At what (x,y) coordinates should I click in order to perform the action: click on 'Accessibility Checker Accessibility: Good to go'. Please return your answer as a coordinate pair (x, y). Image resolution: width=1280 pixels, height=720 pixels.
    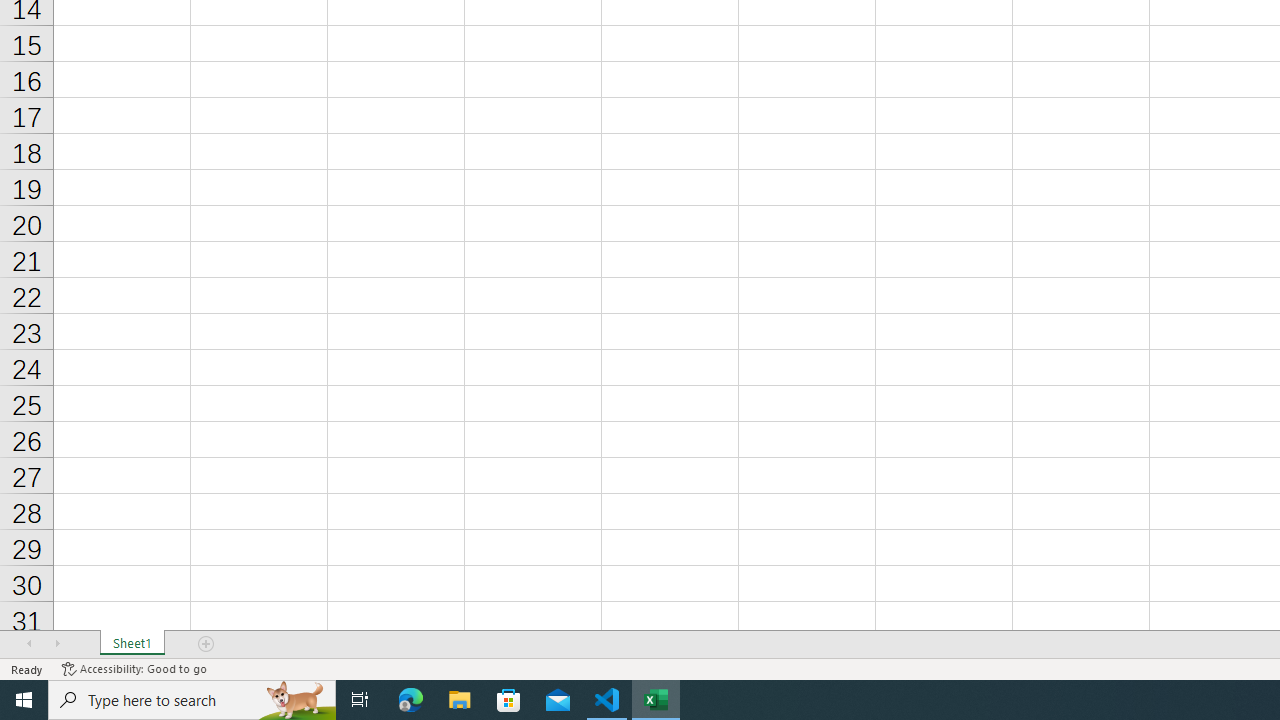
    Looking at the image, I should click on (133, 669).